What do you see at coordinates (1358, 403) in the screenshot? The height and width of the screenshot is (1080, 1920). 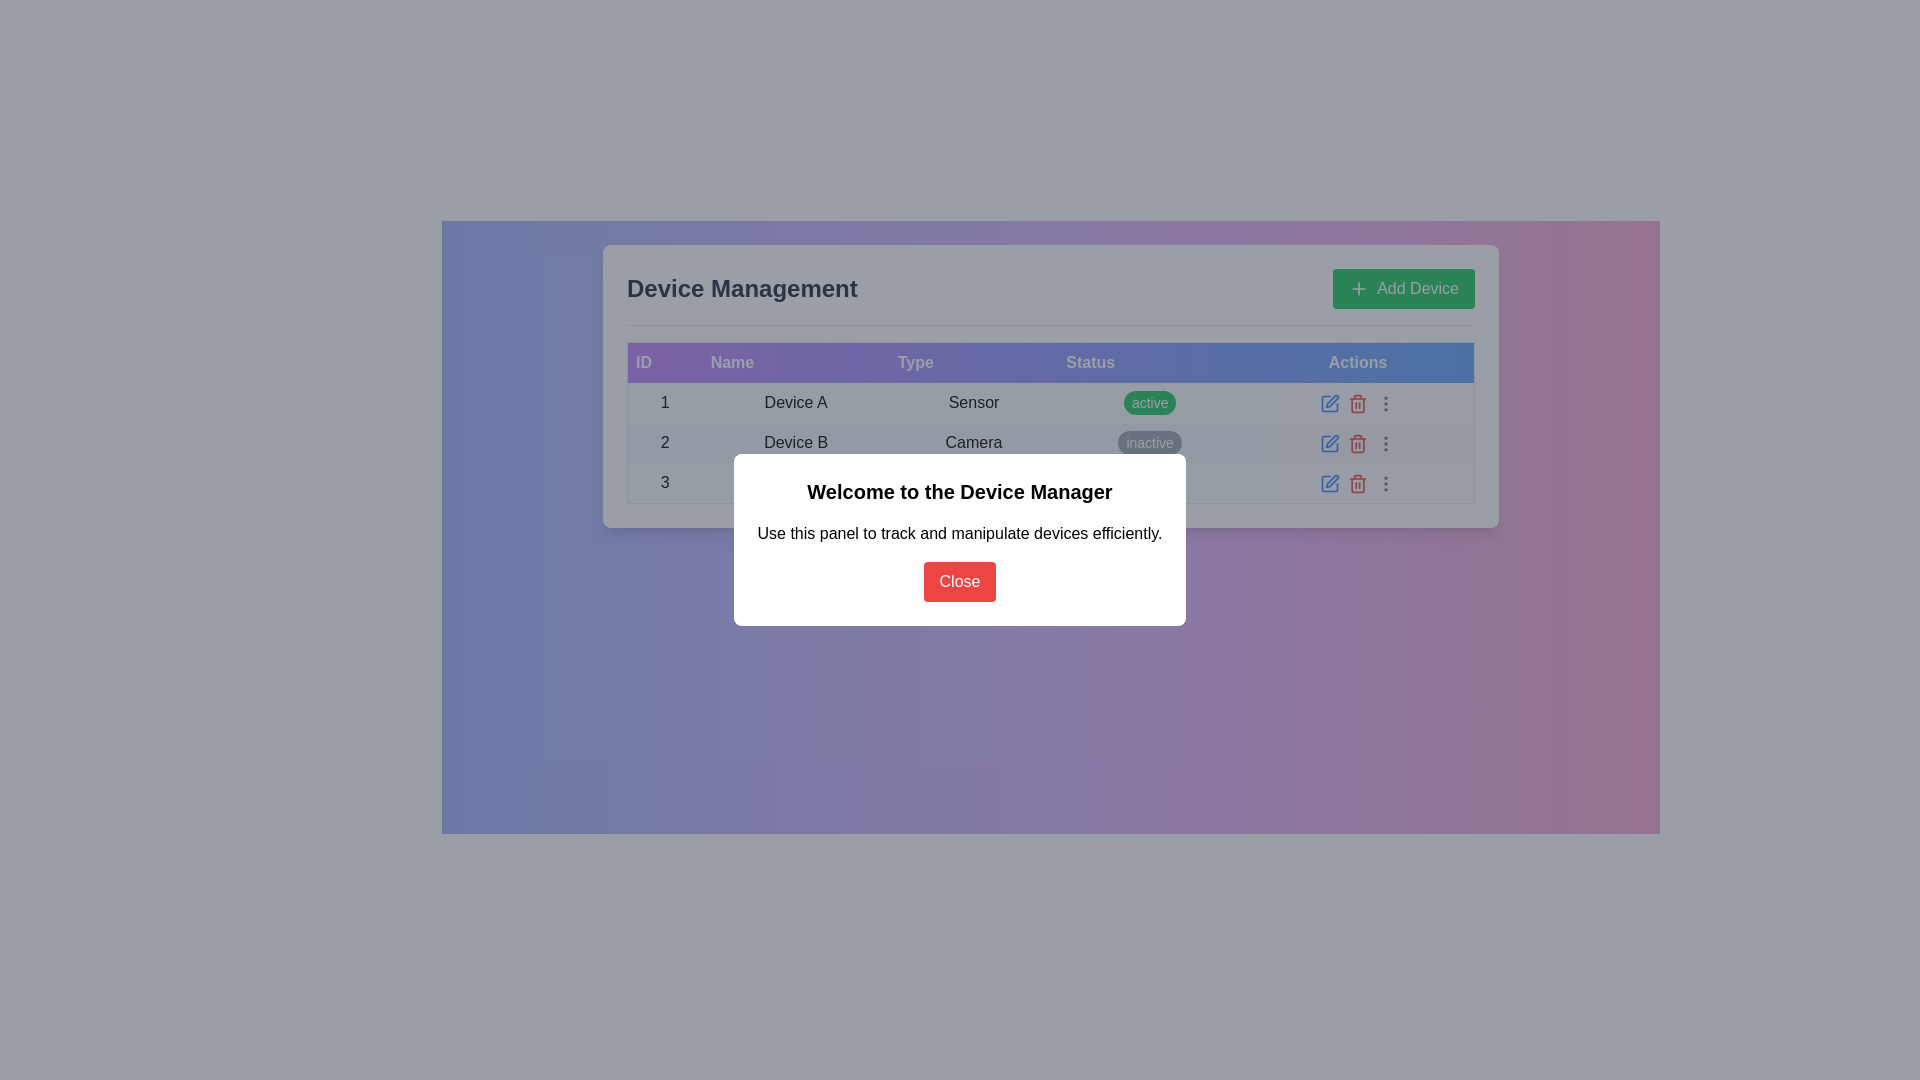 I see `the trash can icon button outlined in red located in the 'Actions' column of the second row` at bounding box center [1358, 403].